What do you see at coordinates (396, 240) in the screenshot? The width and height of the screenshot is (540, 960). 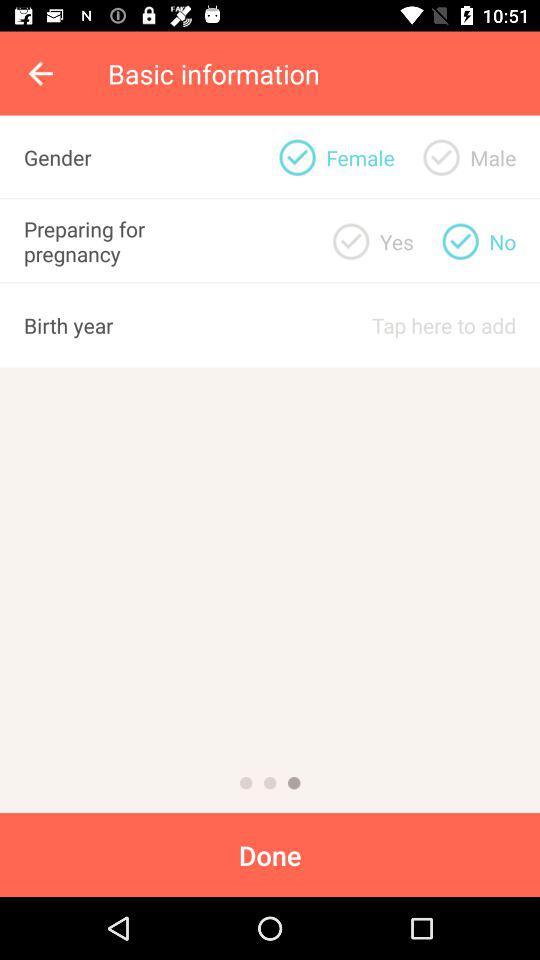 I see `icon above the tap here to icon` at bounding box center [396, 240].